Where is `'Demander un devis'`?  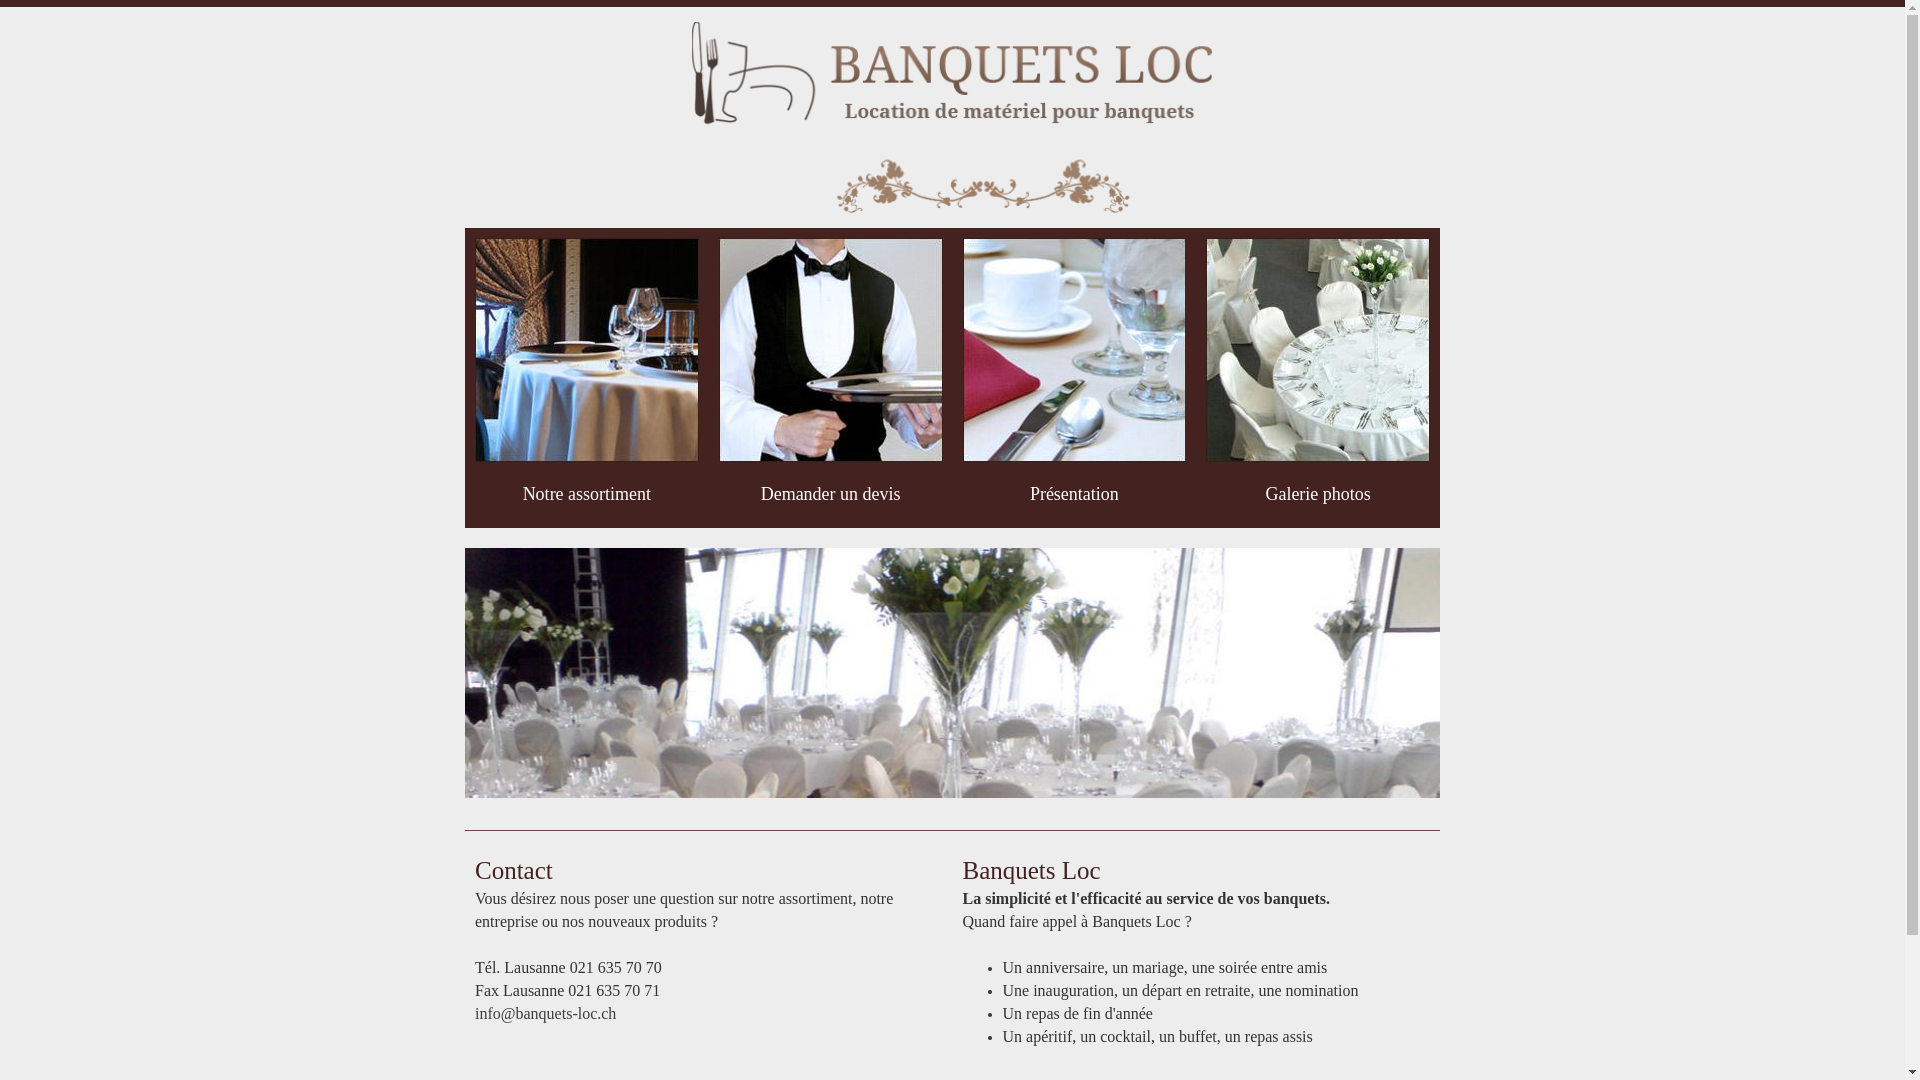
'Demander un devis' is located at coordinates (830, 493).